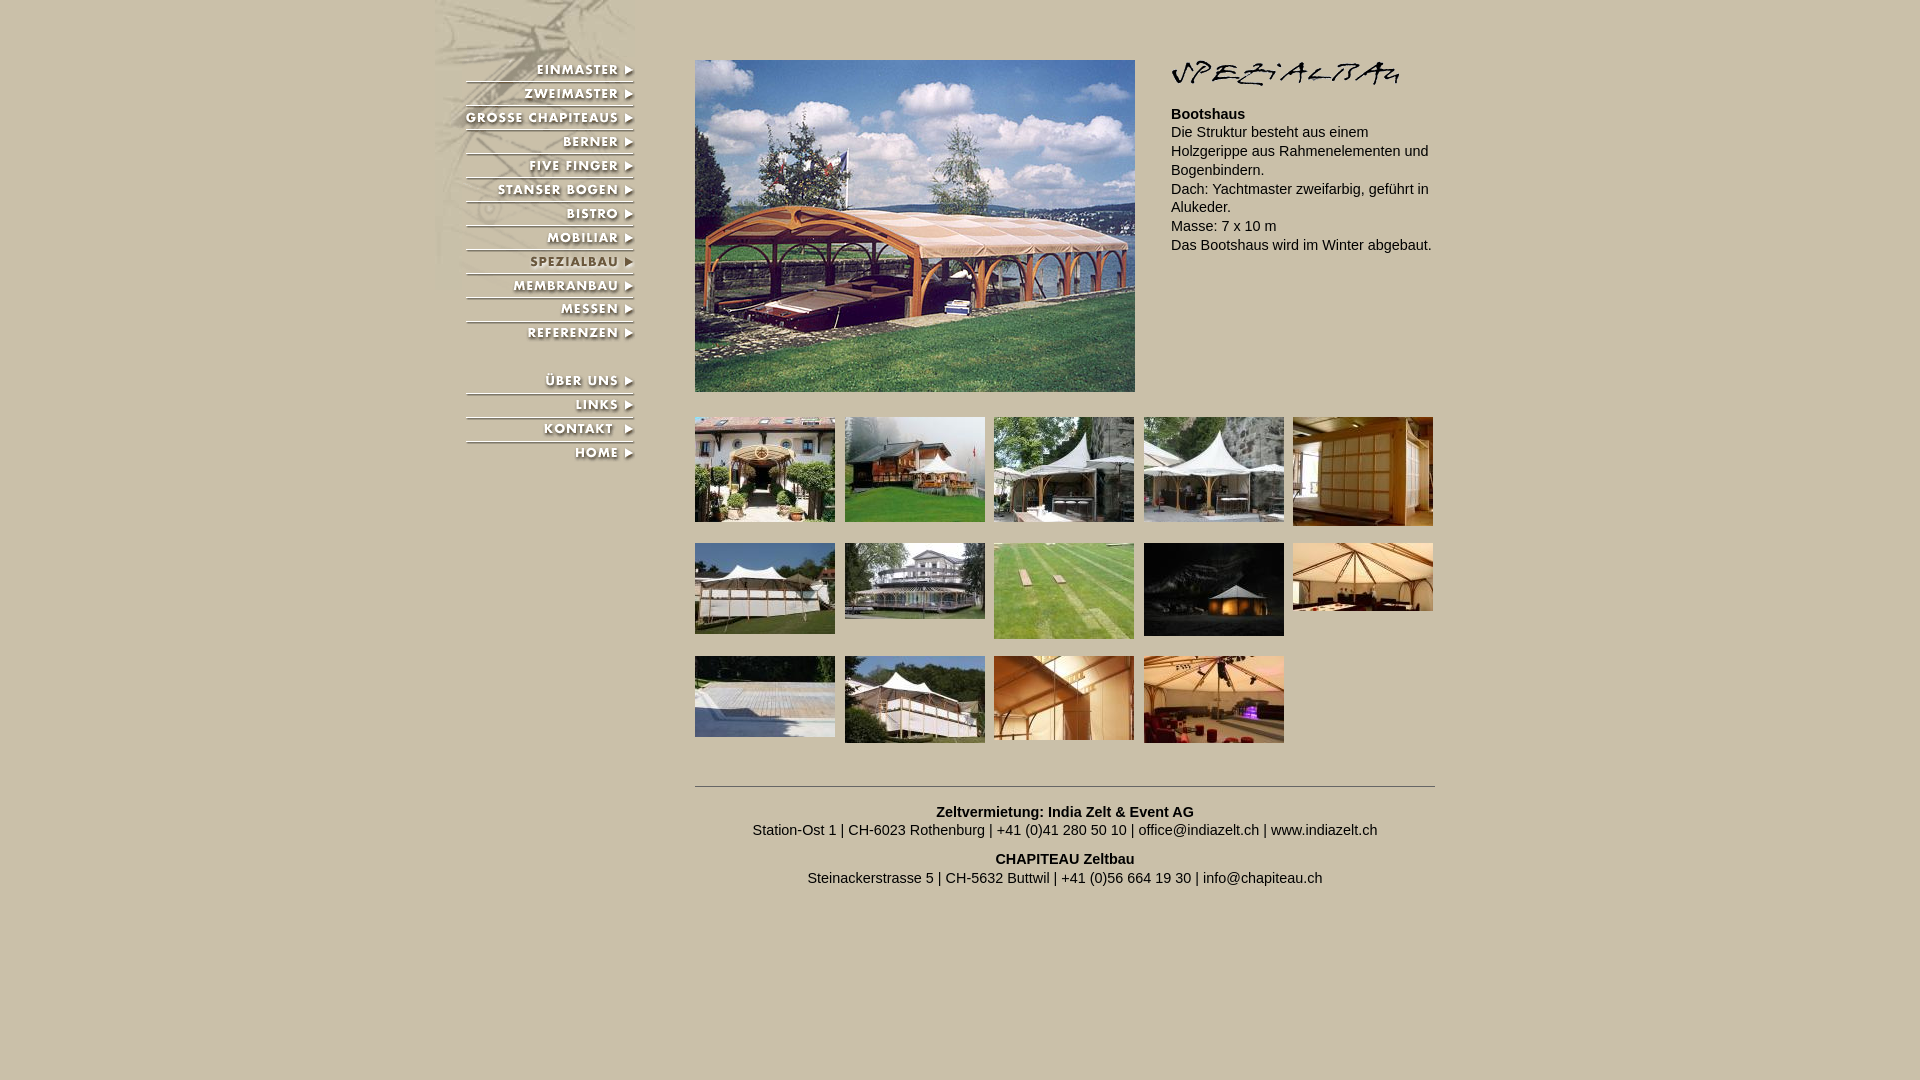  Describe the element at coordinates (1199, 829) in the screenshot. I see `'office@indiazelt.ch'` at that location.